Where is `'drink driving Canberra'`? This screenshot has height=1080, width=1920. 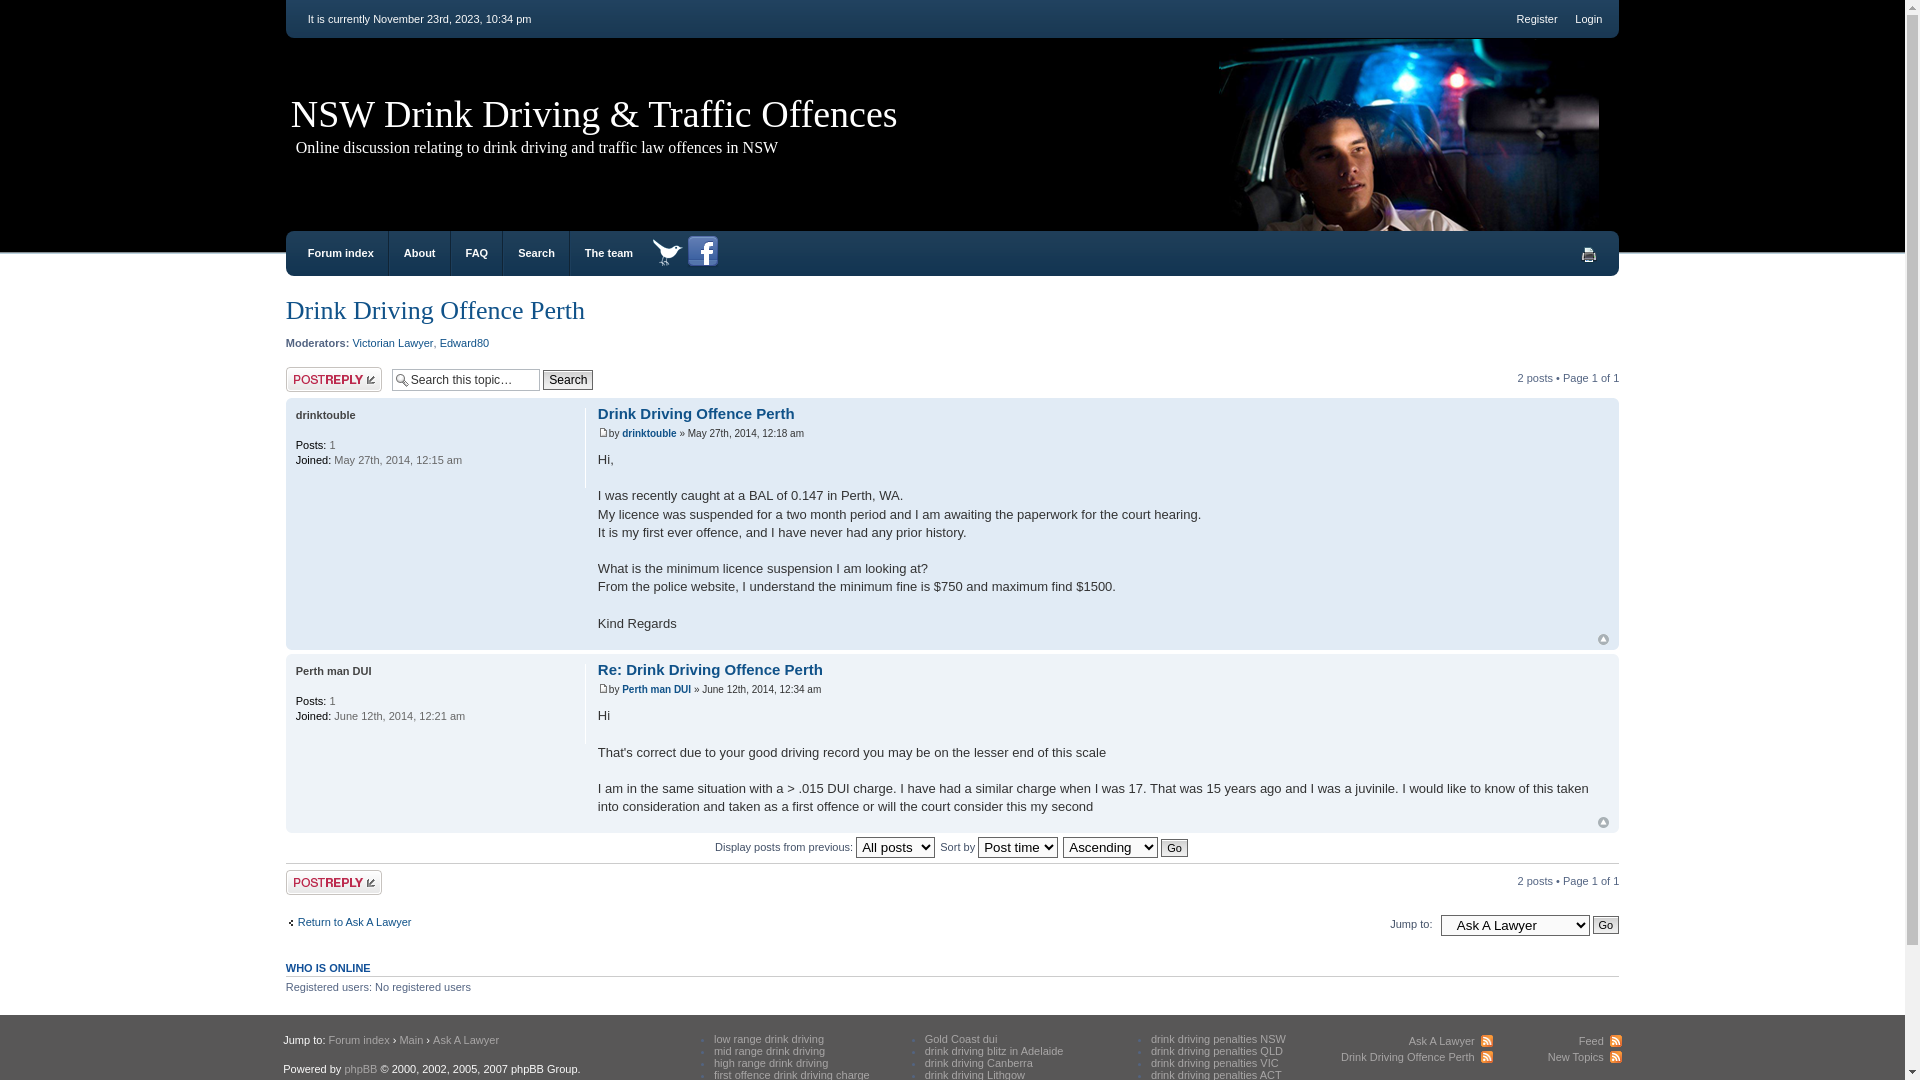 'drink driving Canberra' is located at coordinates (979, 1062).